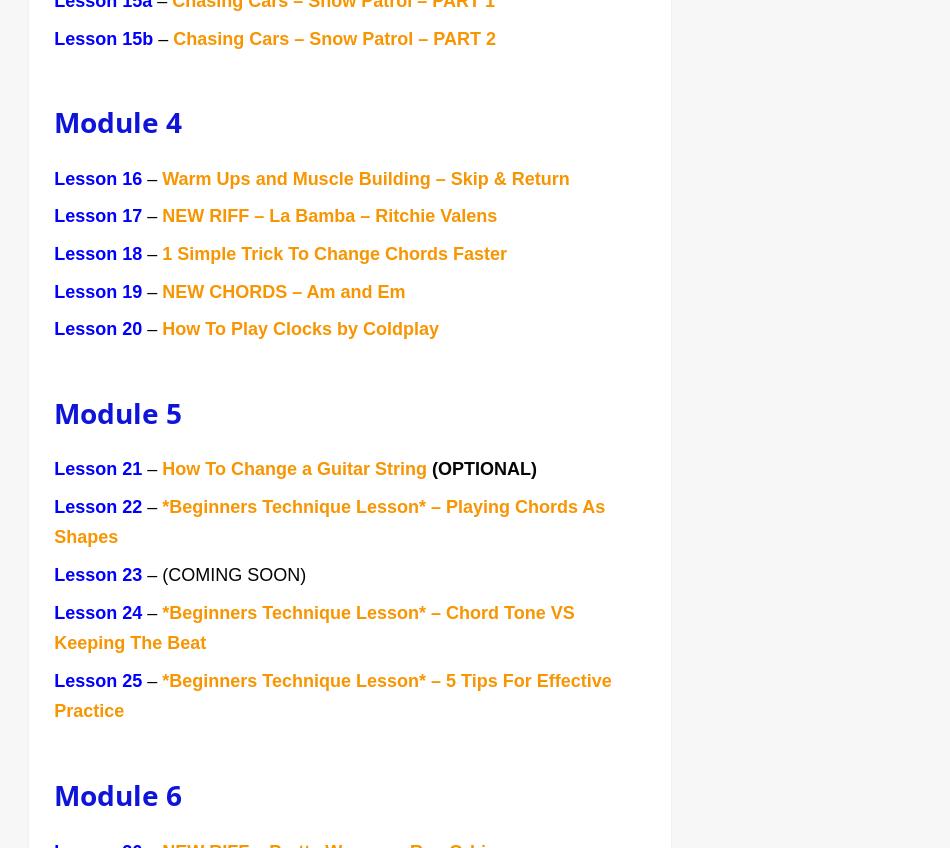 The width and height of the screenshot is (950, 848). What do you see at coordinates (226, 575) in the screenshot?
I see `'– (COMING SOON)'` at bounding box center [226, 575].